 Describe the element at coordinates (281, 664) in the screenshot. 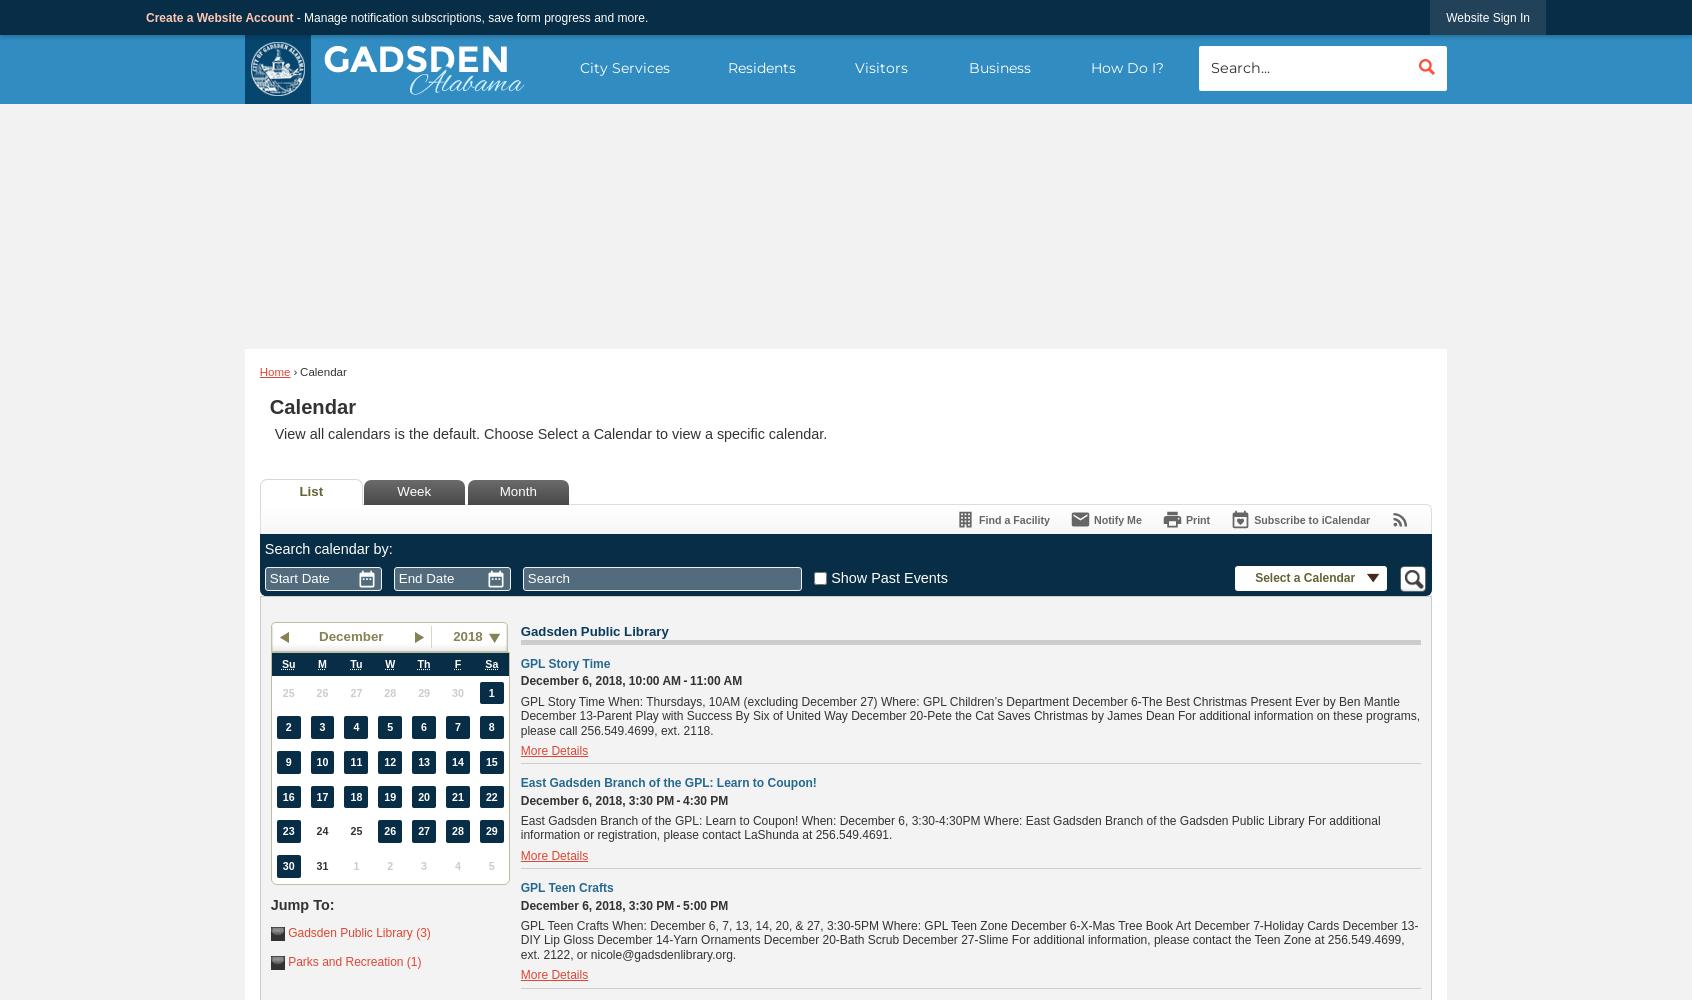

I see `'Su'` at that location.